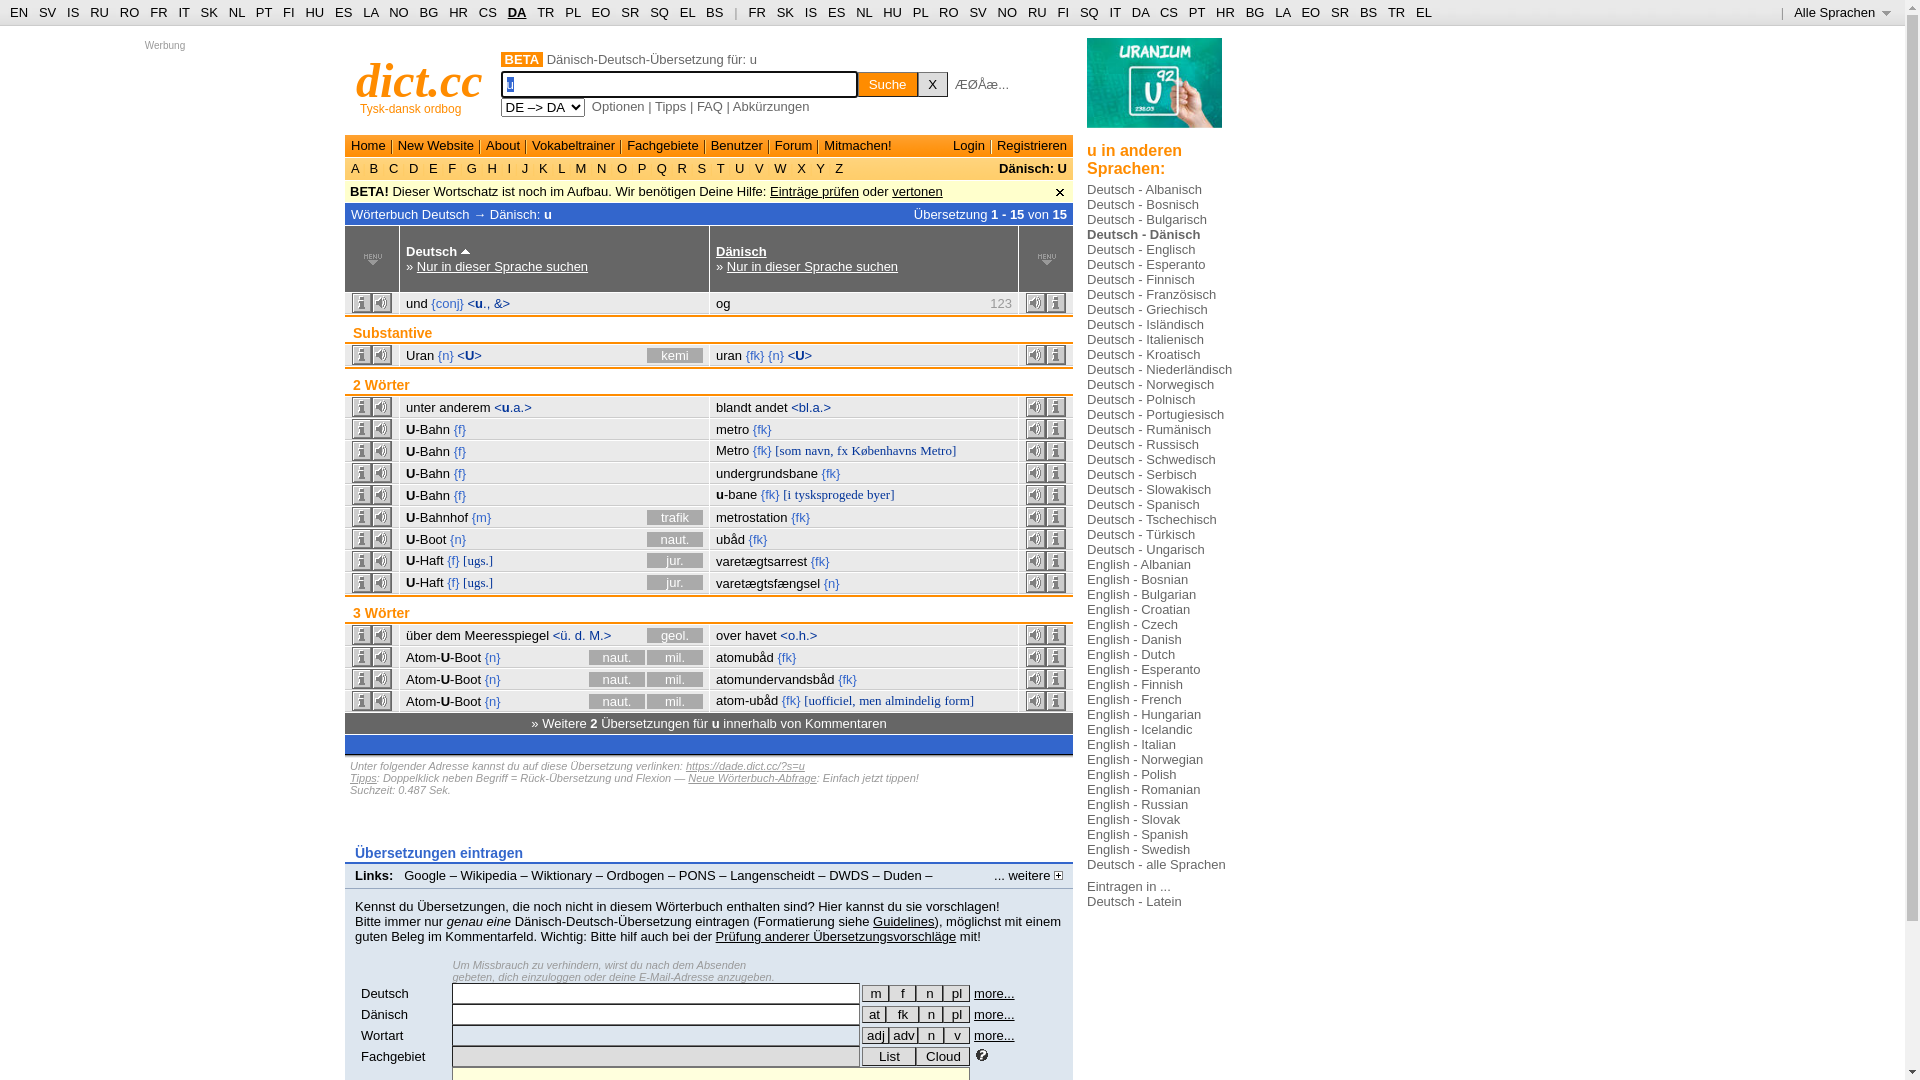  Describe the element at coordinates (435, 144) in the screenshot. I see `'New Website'` at that location.